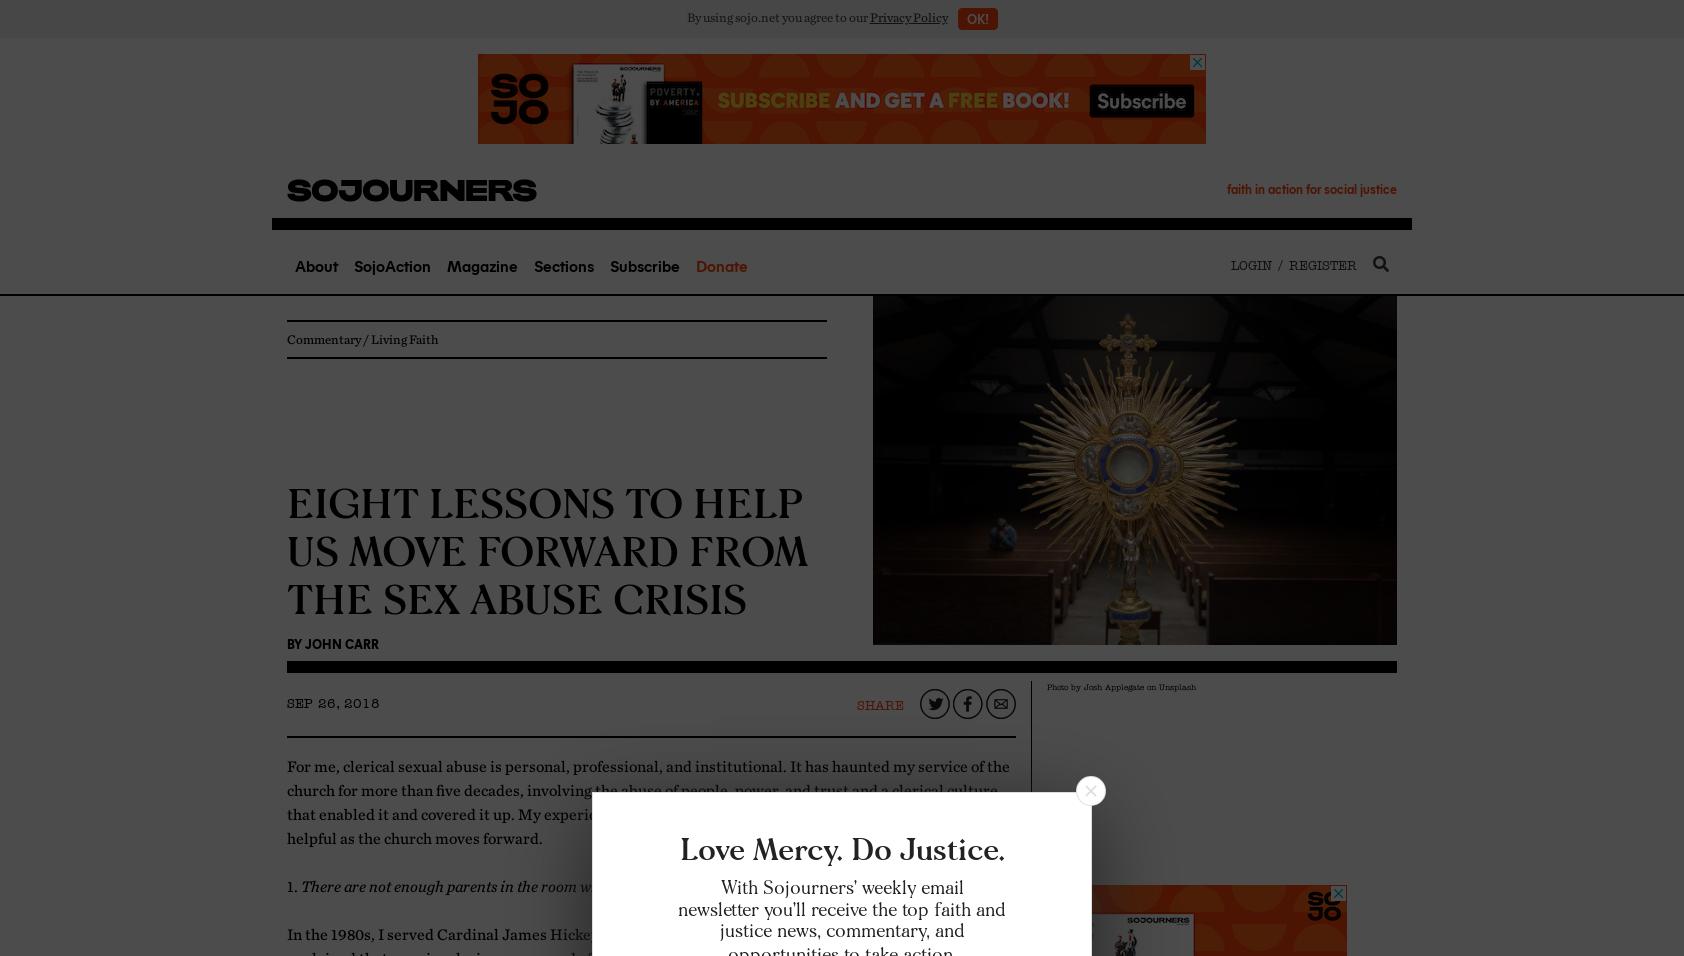  What do you see at coordinates (841, 849) in the screenshot?
I see `'Love Mercy. Do Justice.'` at bounding box center [841, 849].